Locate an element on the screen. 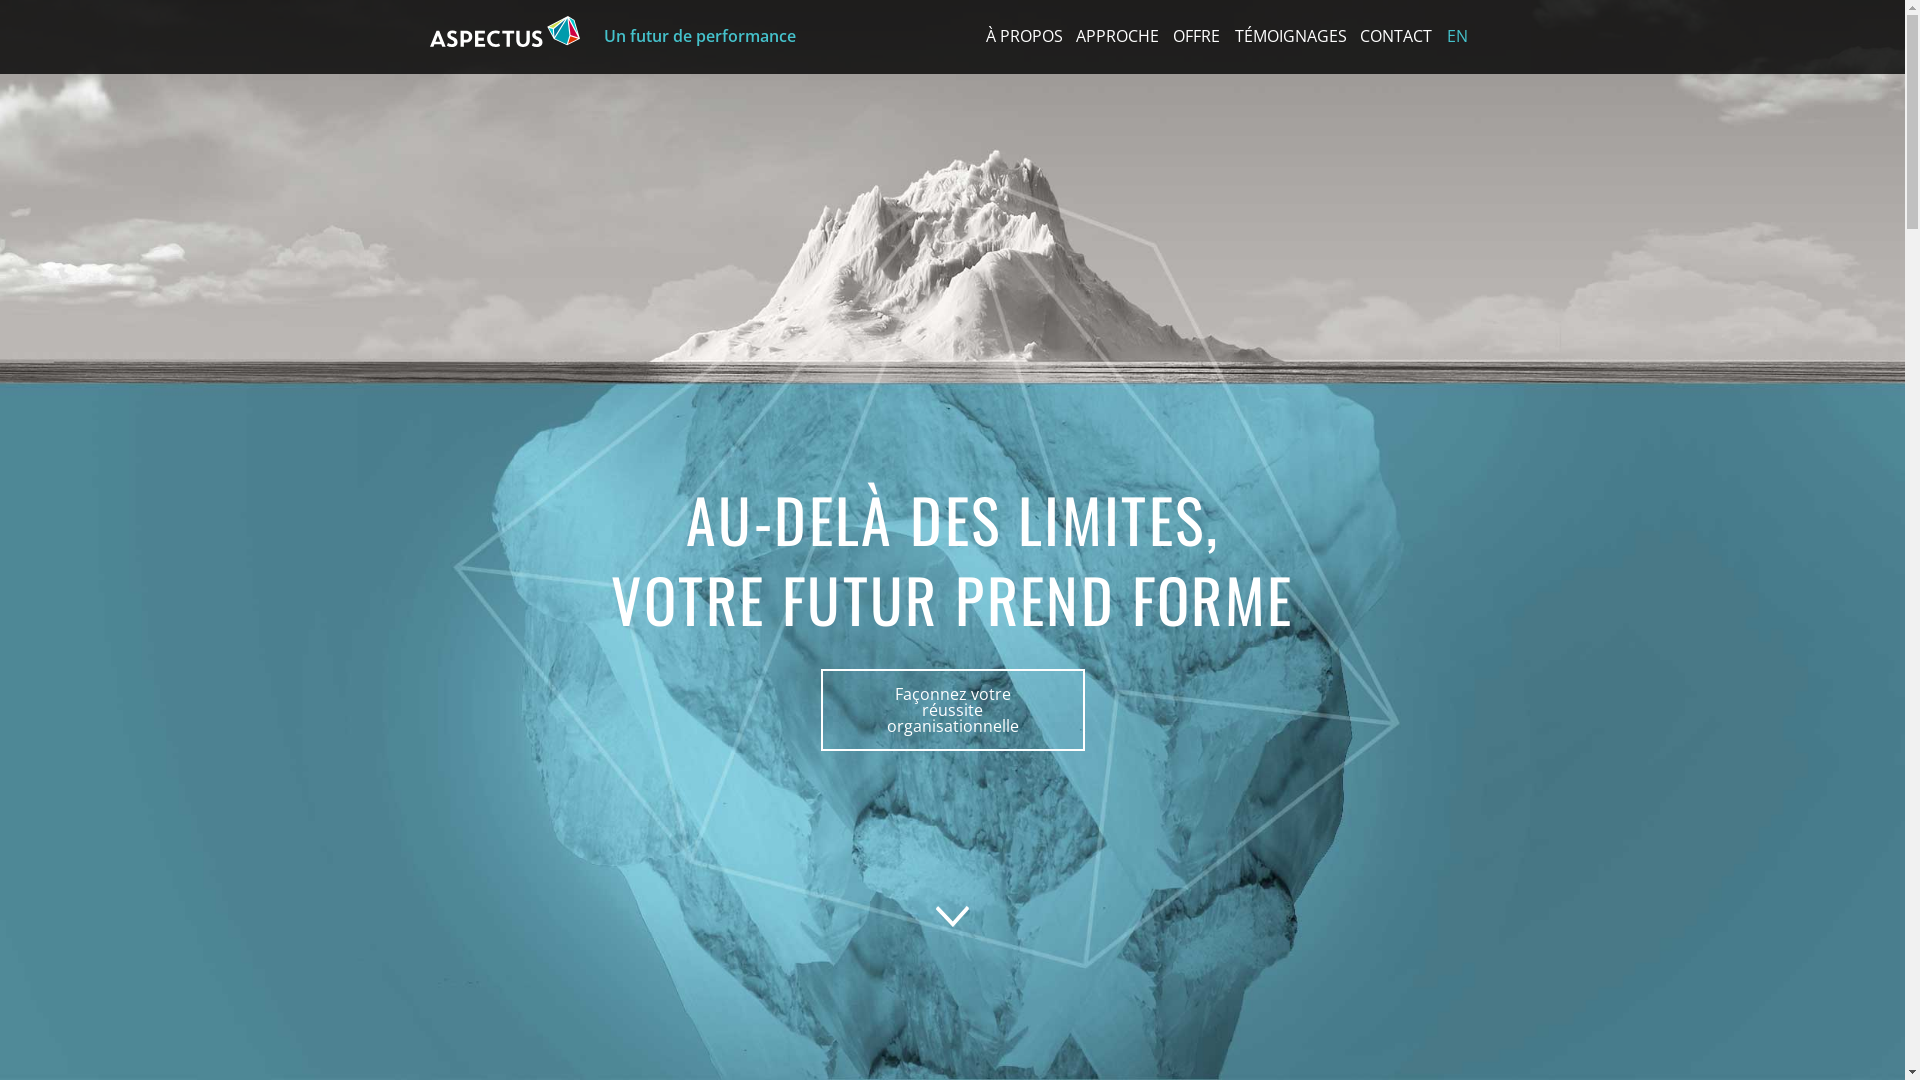  'EN' is located at coordinates (1457, 35).